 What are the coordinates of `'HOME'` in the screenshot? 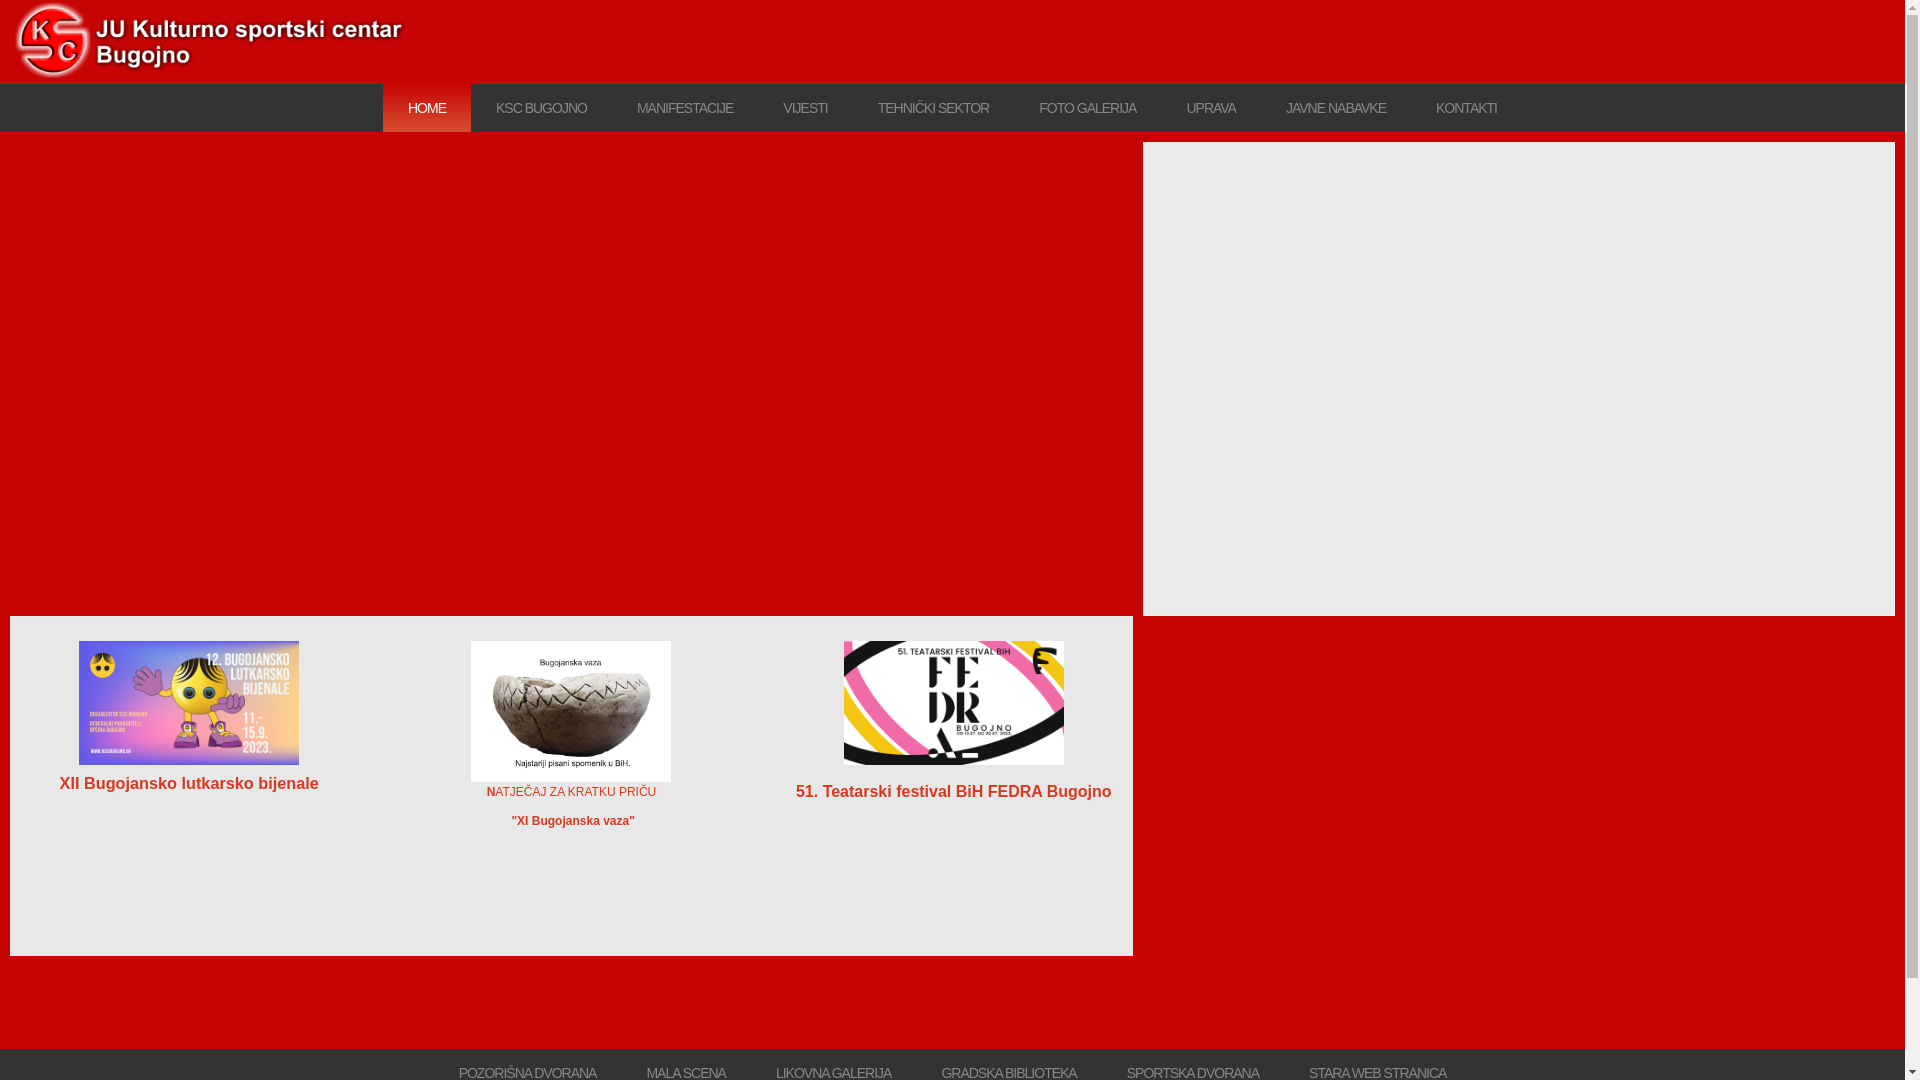 It's located at (426, 108).